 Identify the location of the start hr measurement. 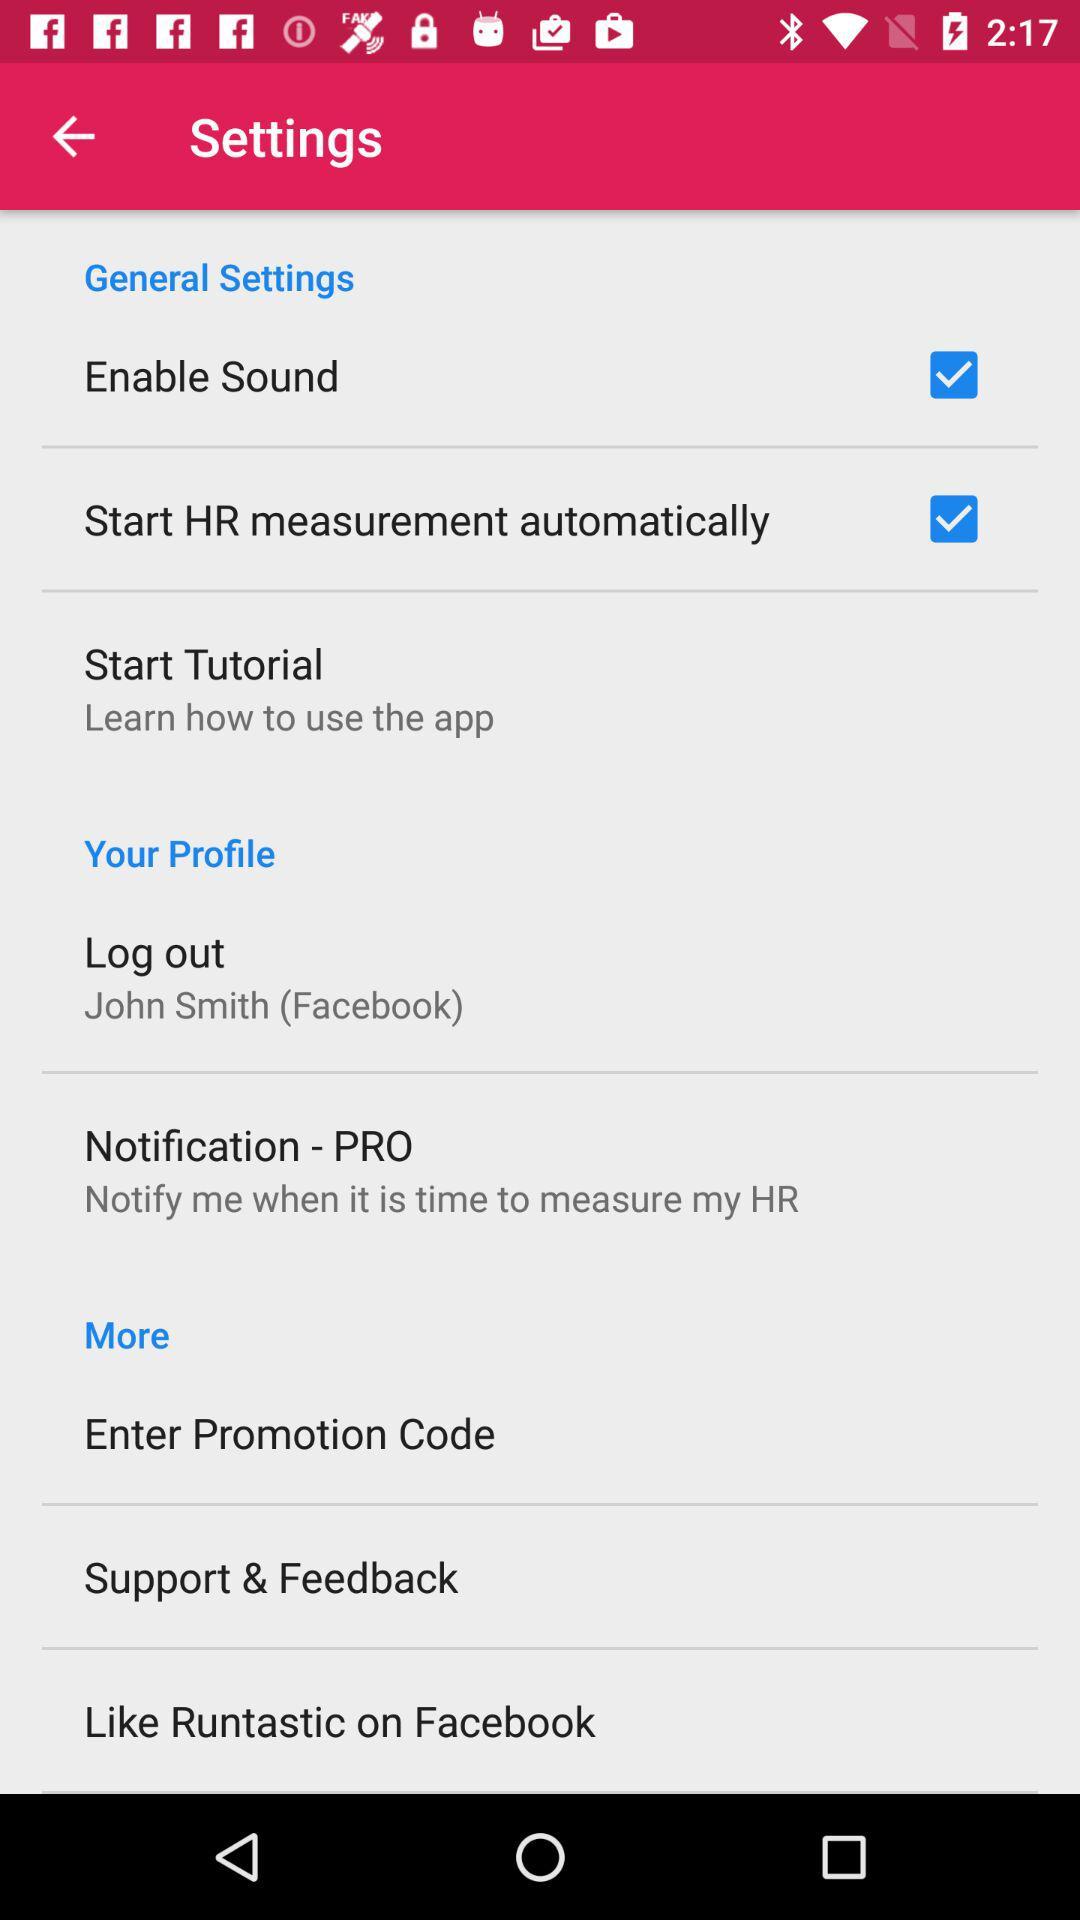
(426, 518).